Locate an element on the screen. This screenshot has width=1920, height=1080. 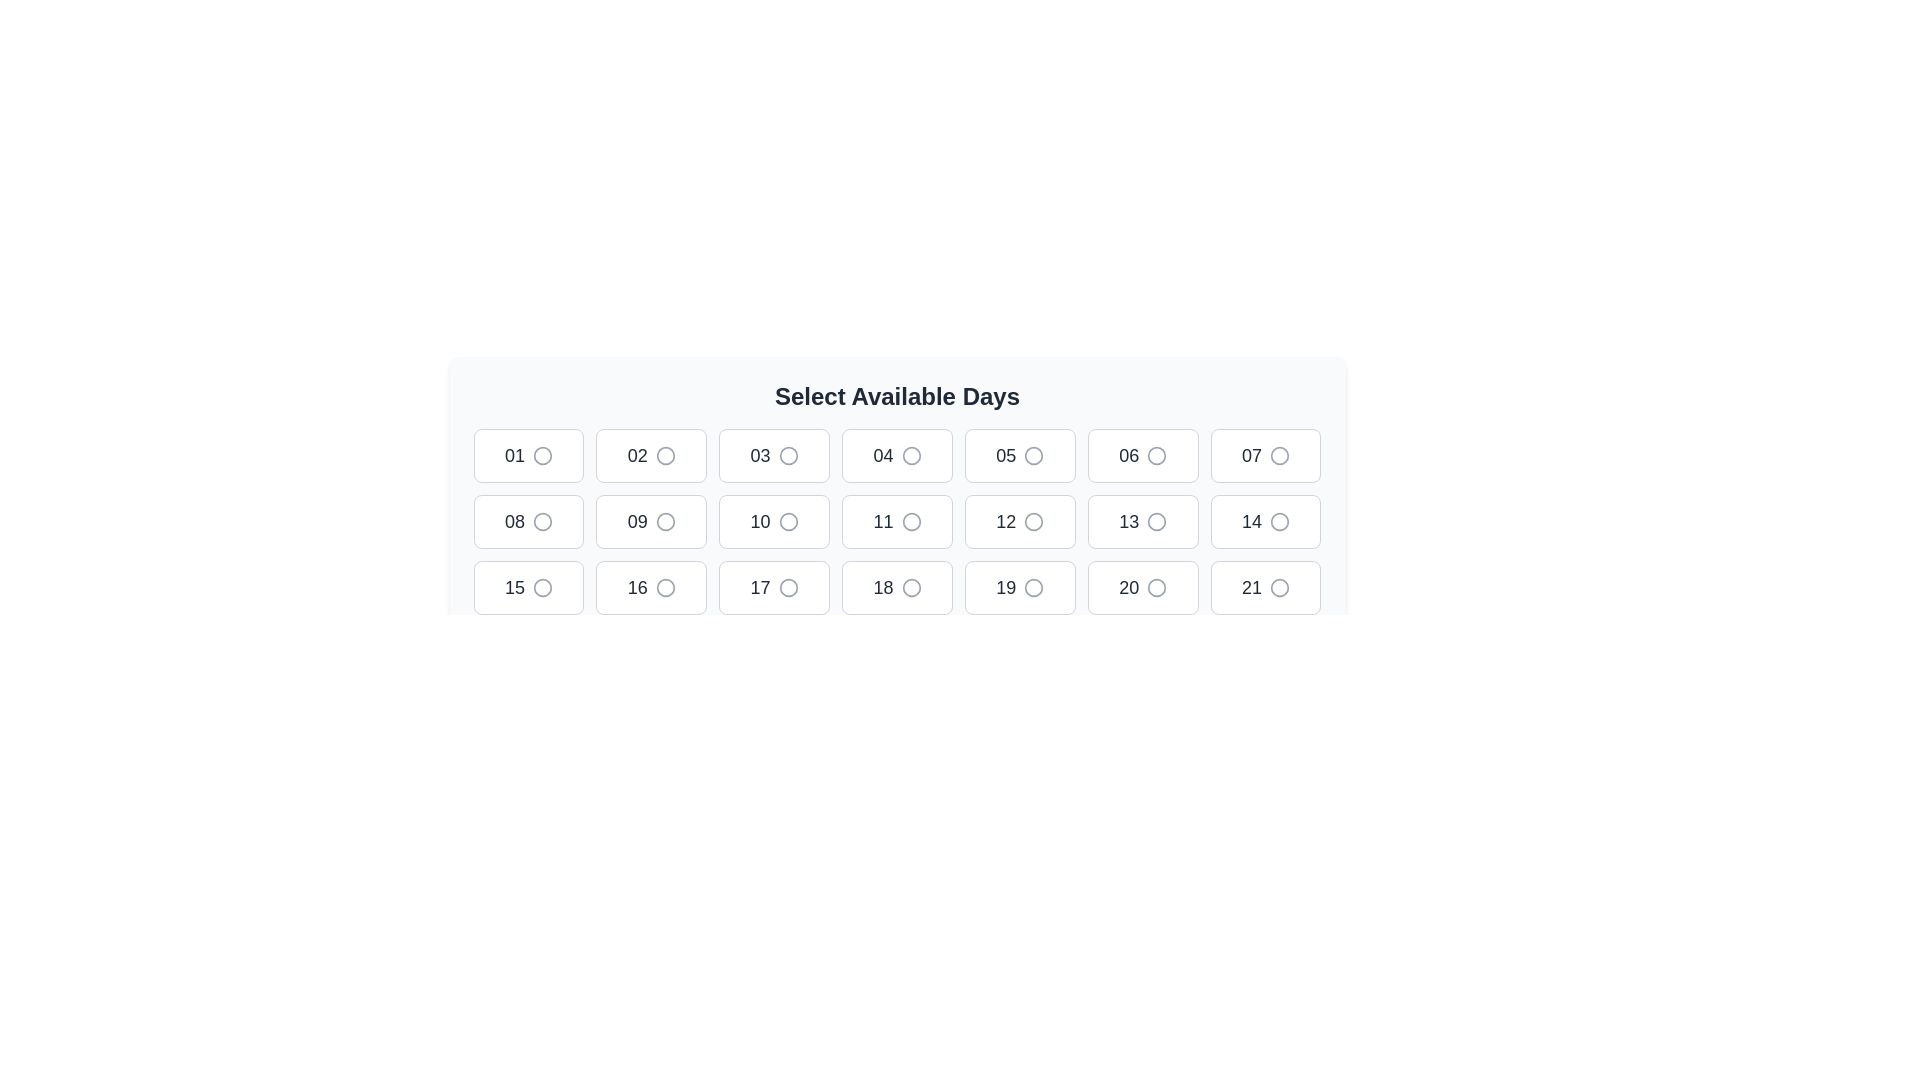
number '14' presented on the visual label located in the second row, fourth column of the date selection grid is located at coordinates (1251, 520).